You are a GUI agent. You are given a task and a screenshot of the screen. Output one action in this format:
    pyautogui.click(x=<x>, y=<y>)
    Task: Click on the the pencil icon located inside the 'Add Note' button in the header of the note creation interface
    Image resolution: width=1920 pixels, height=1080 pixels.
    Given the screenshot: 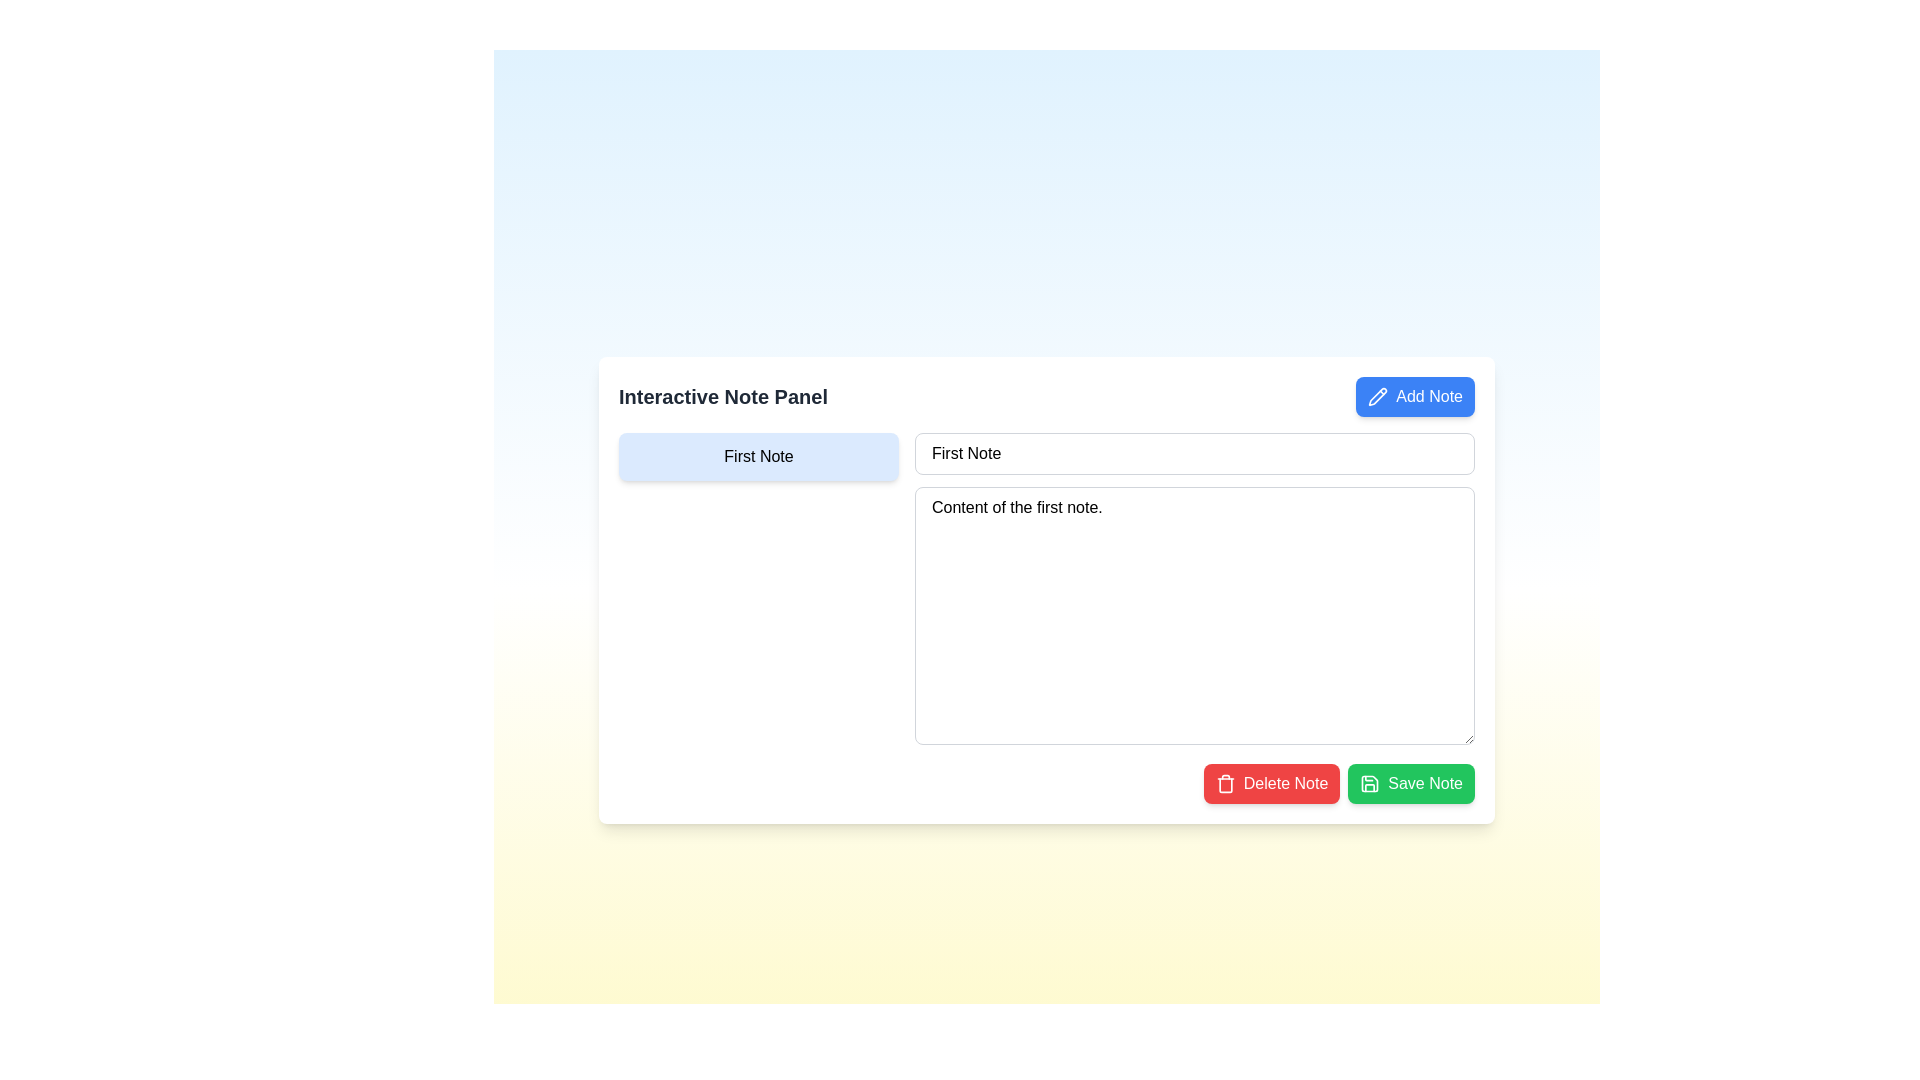 What is the action you would take?
    pyautogui.click(x=1377, y=396)
    